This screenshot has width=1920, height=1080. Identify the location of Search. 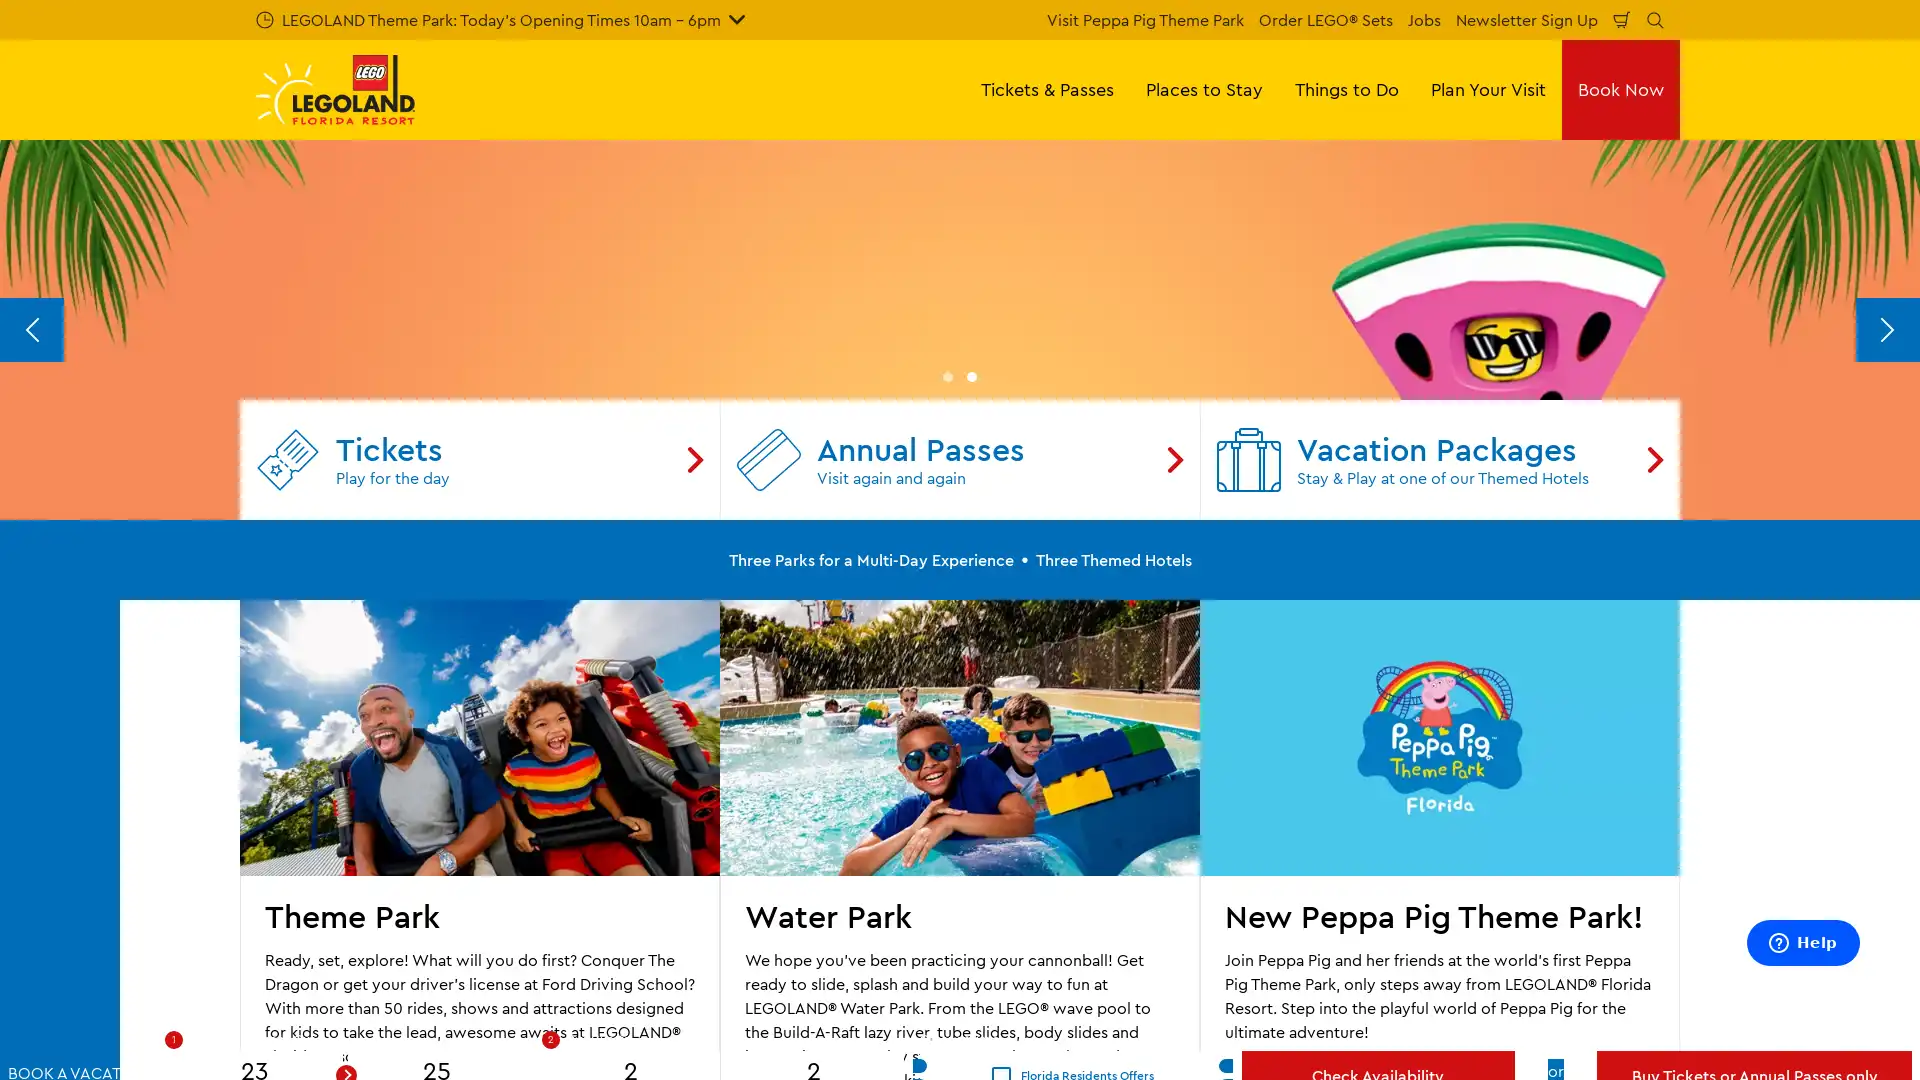
(1655, 19).